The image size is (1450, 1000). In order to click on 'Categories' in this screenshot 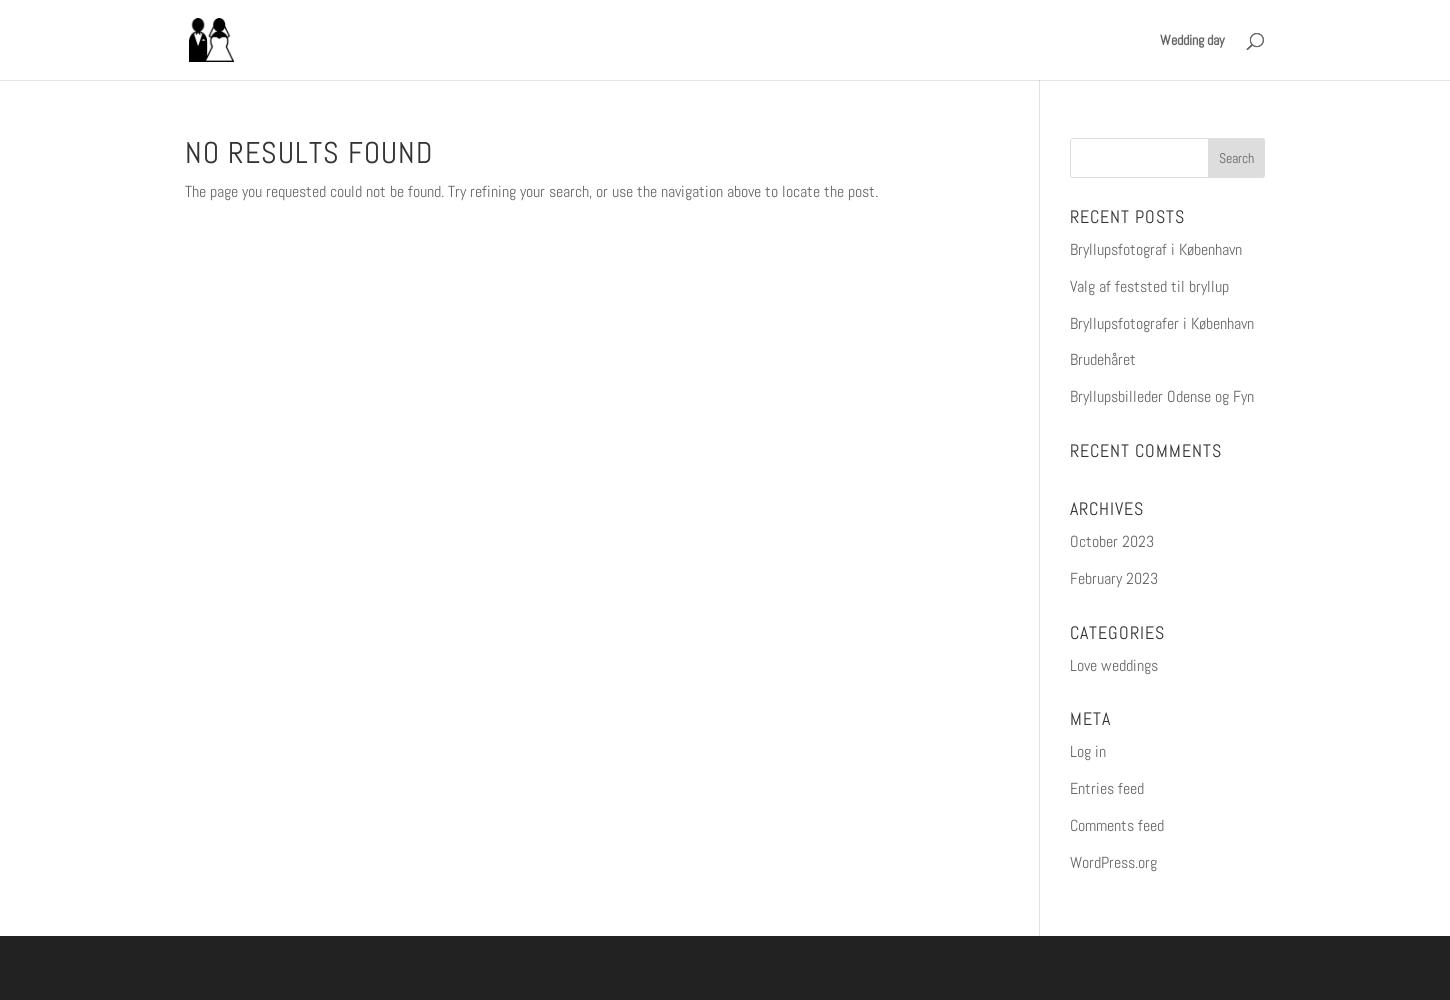, I will do `click(1068, 631)`.